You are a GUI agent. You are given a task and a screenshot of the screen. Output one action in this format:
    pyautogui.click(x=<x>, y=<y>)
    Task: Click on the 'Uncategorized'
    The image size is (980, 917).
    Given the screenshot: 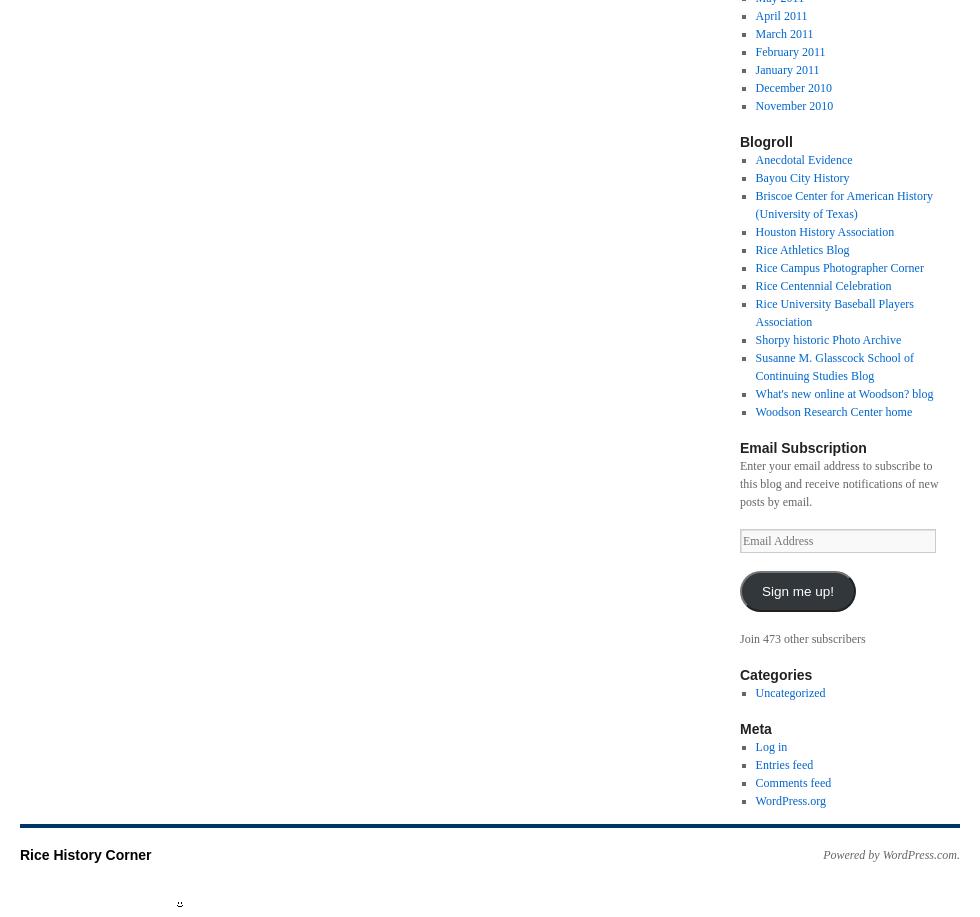 What is the action you would take?
    pyautogui.click(x=789, y=692)
    